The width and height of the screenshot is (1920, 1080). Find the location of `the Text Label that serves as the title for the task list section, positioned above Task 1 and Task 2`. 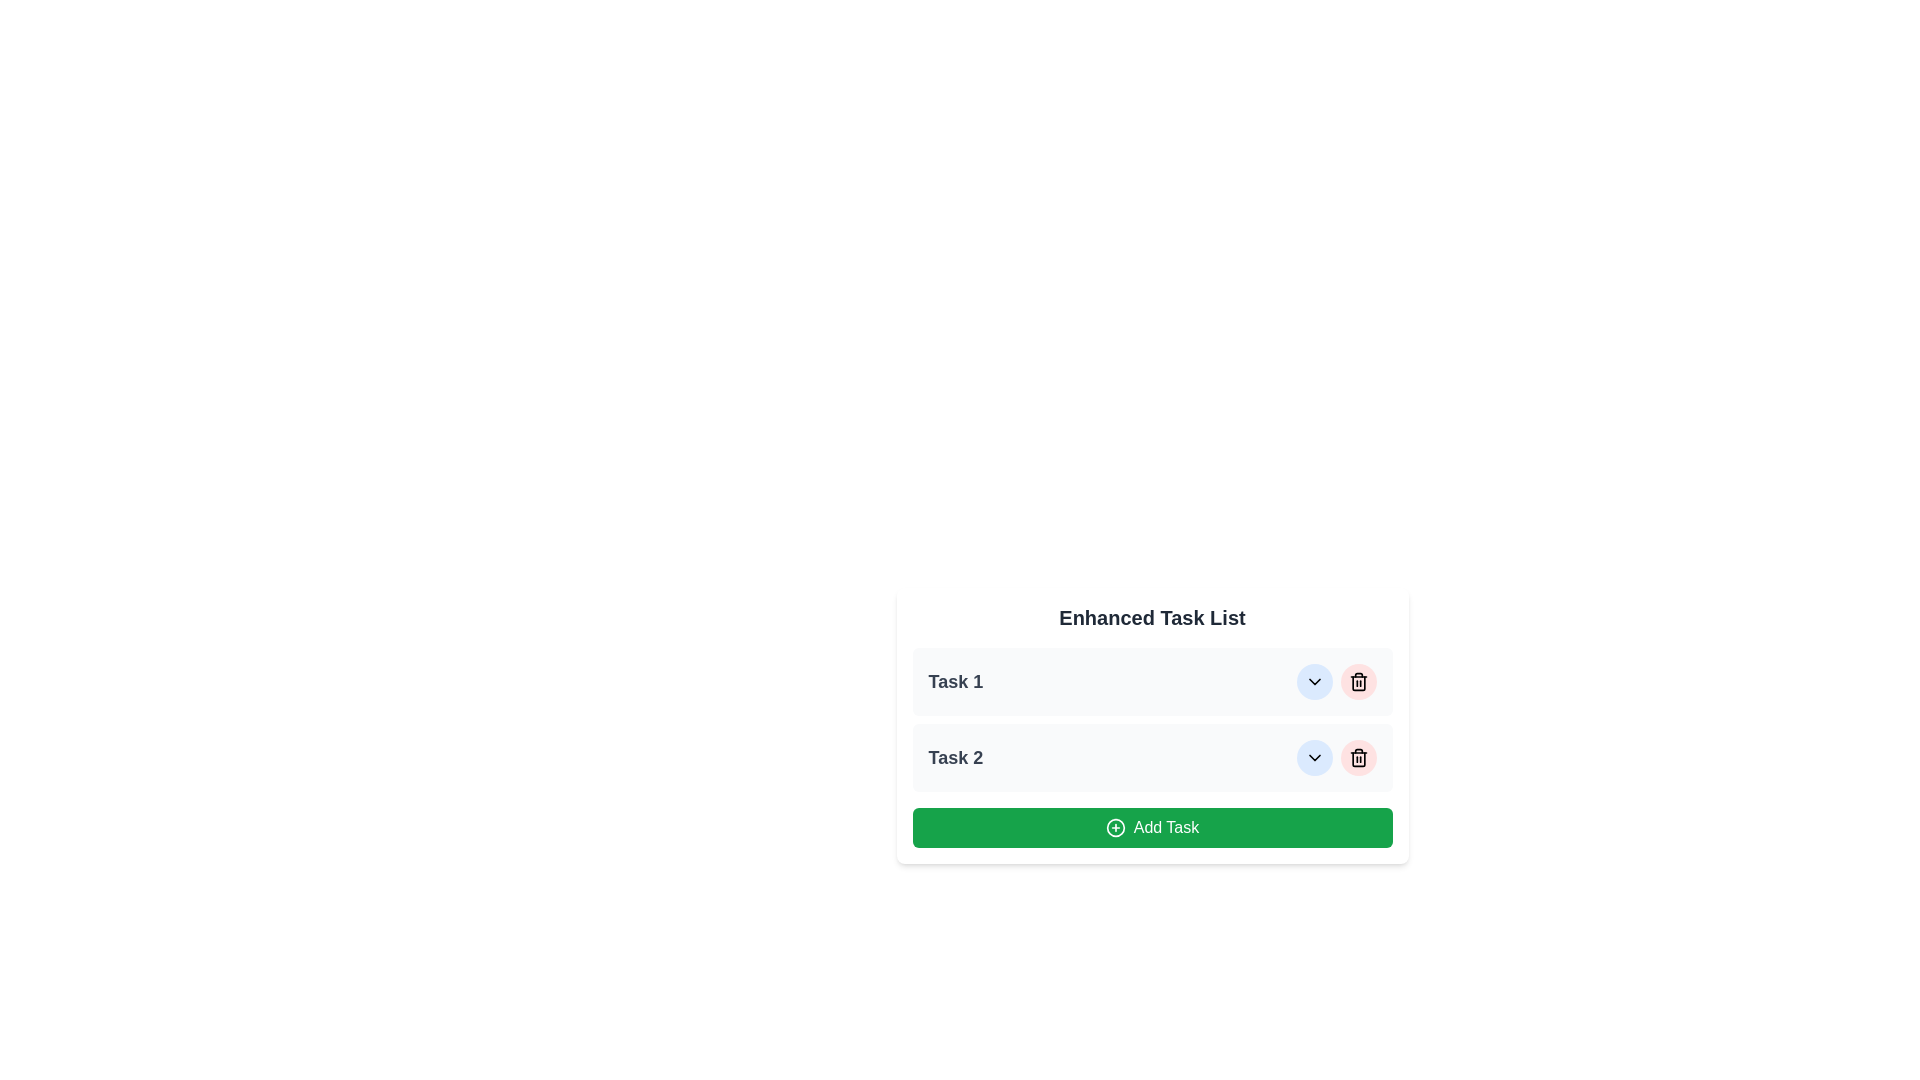

the Text Label that serves as the title for the task list section, positioned above Task 1 and Task 2 is located at coordinates (1152, 616).